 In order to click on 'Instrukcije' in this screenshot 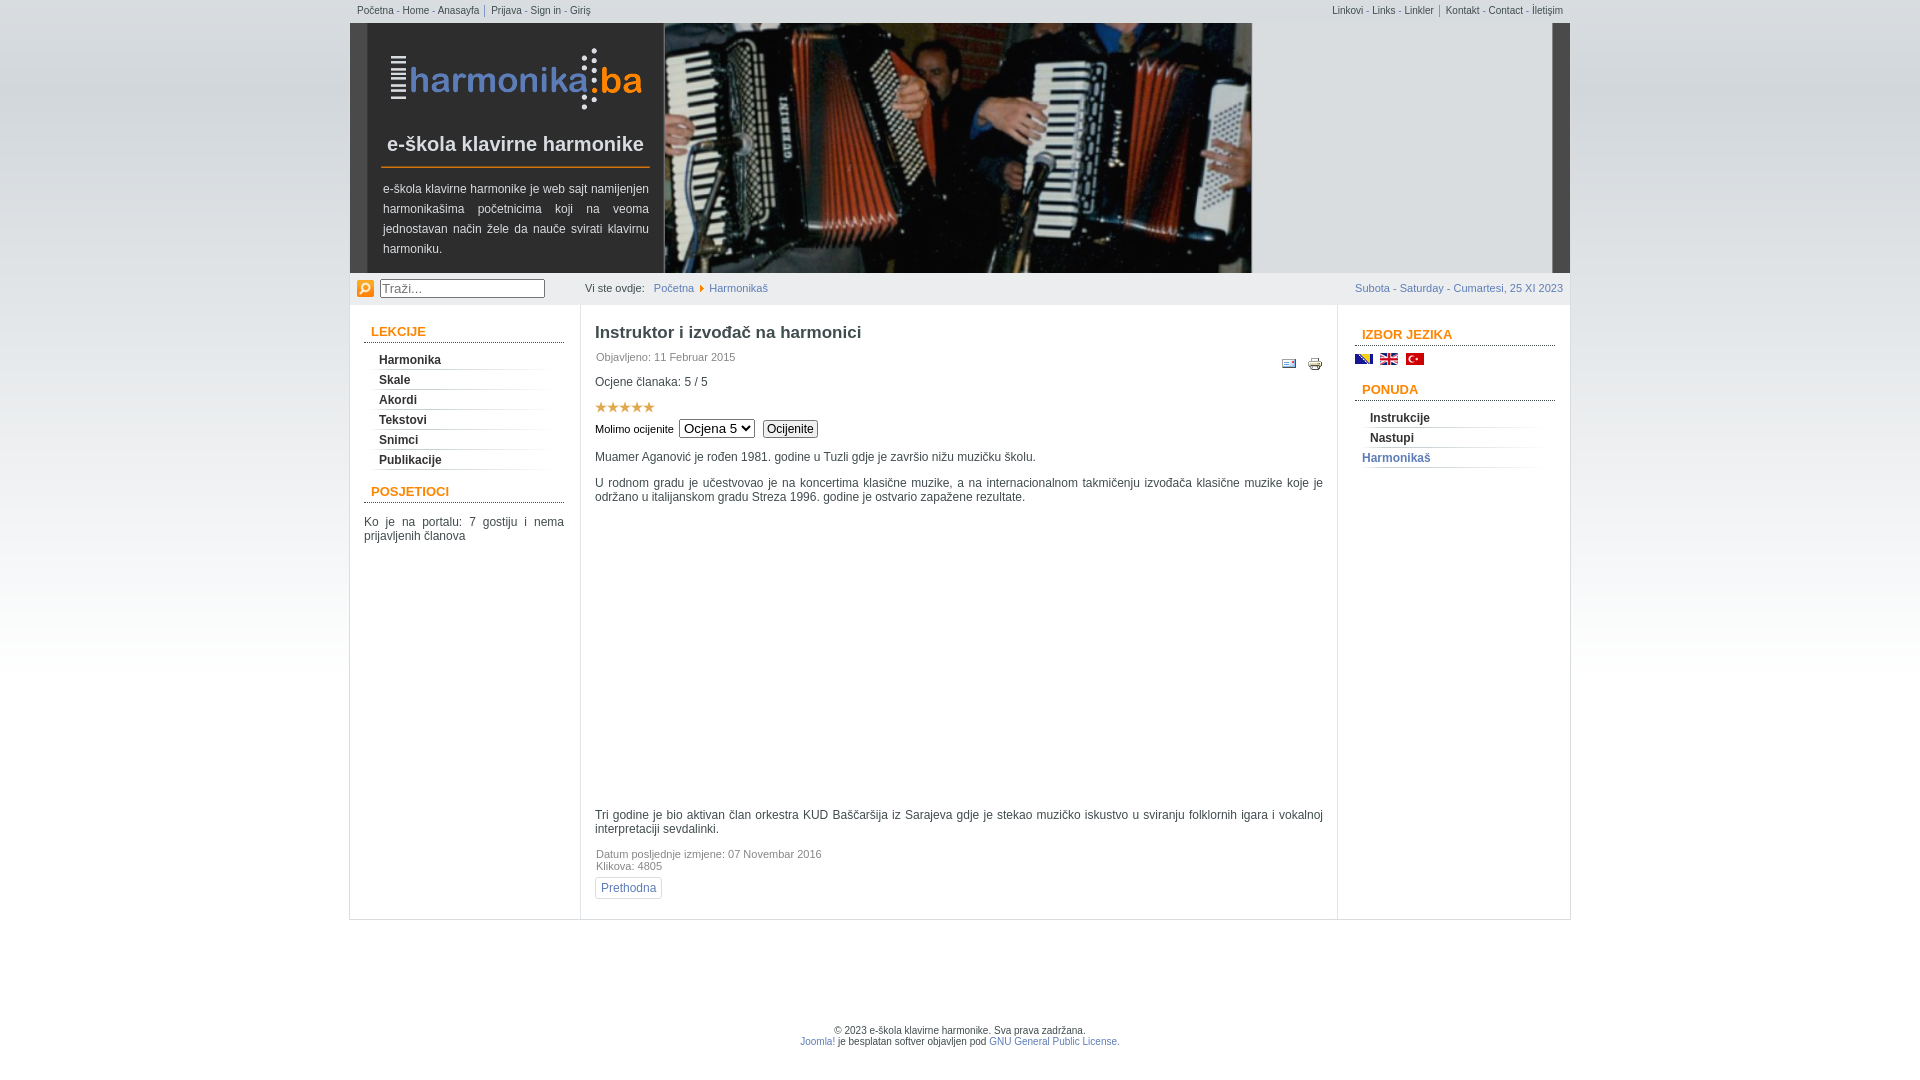, I will do `click(1454, 416)`.